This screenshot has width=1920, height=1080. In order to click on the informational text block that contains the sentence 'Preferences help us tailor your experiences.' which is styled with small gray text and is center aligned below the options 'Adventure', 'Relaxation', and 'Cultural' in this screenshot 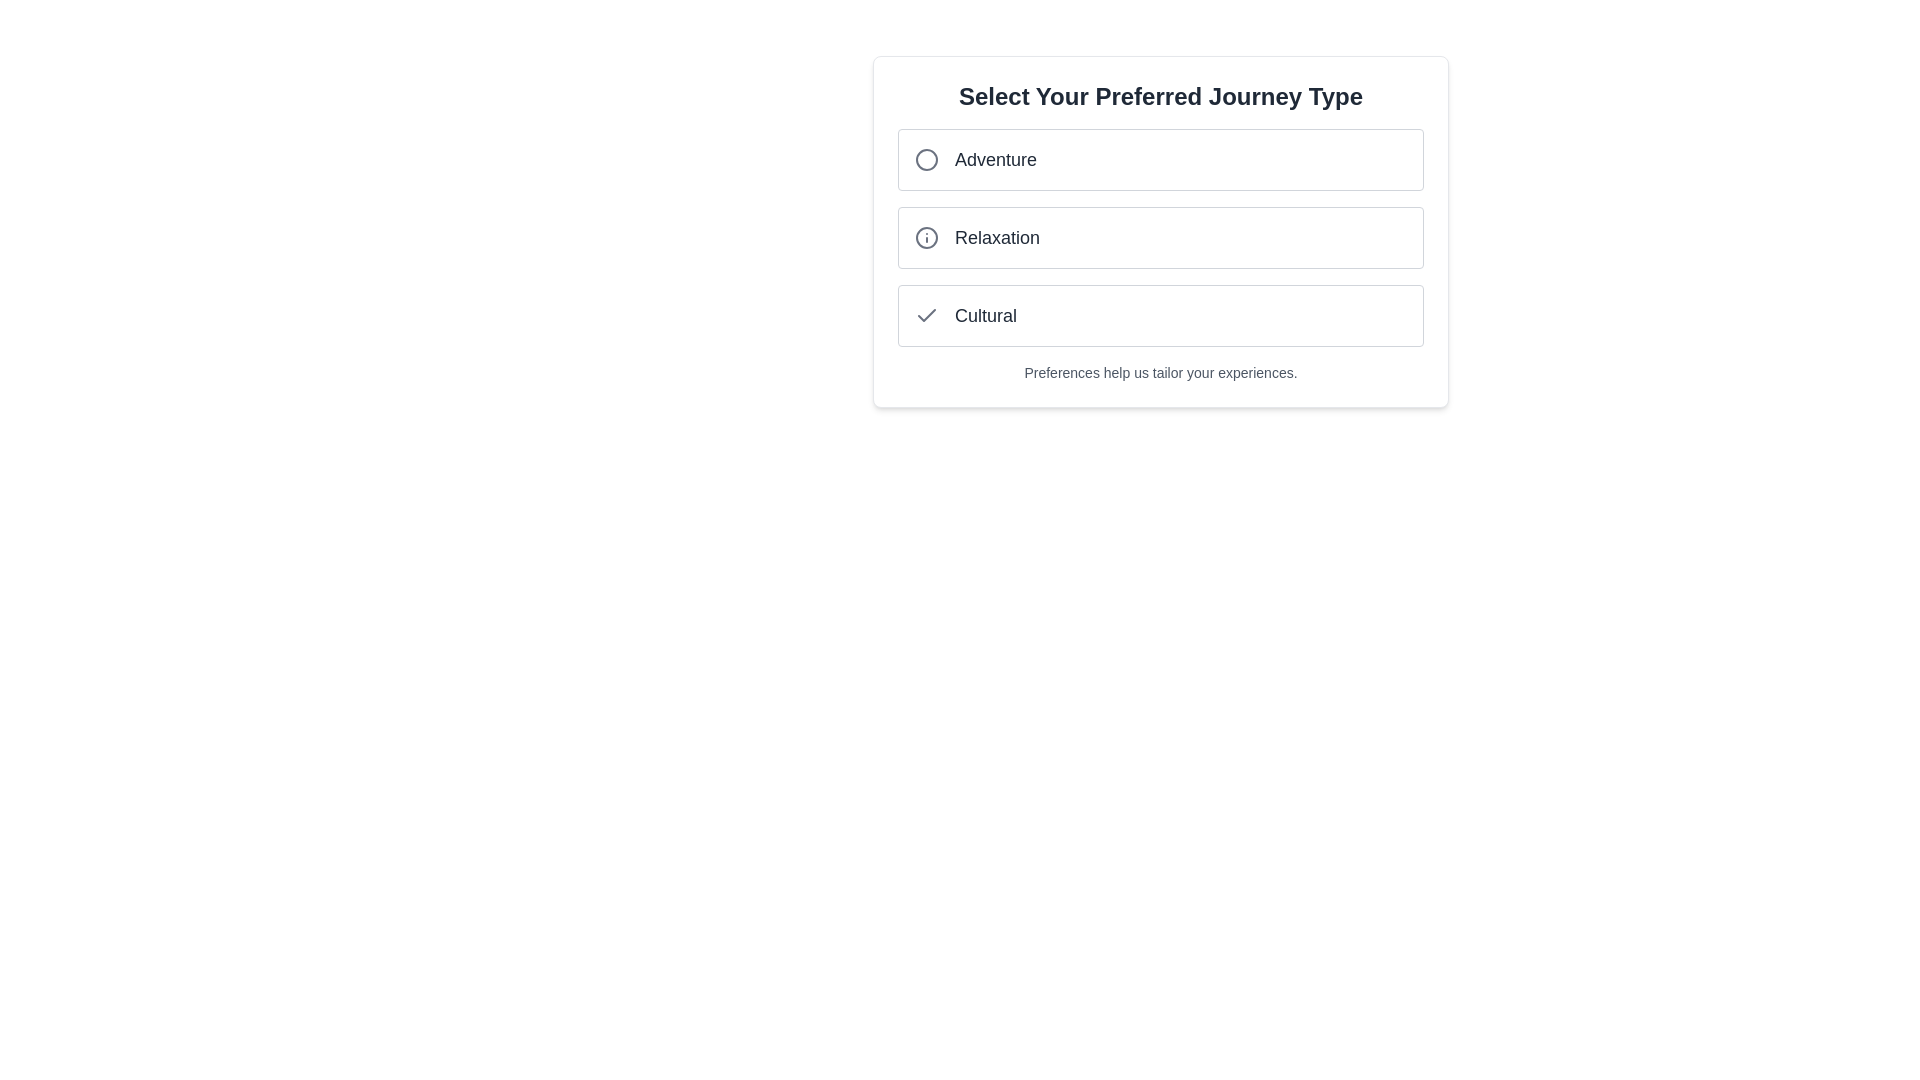, I will do `click(1161, 373)`.